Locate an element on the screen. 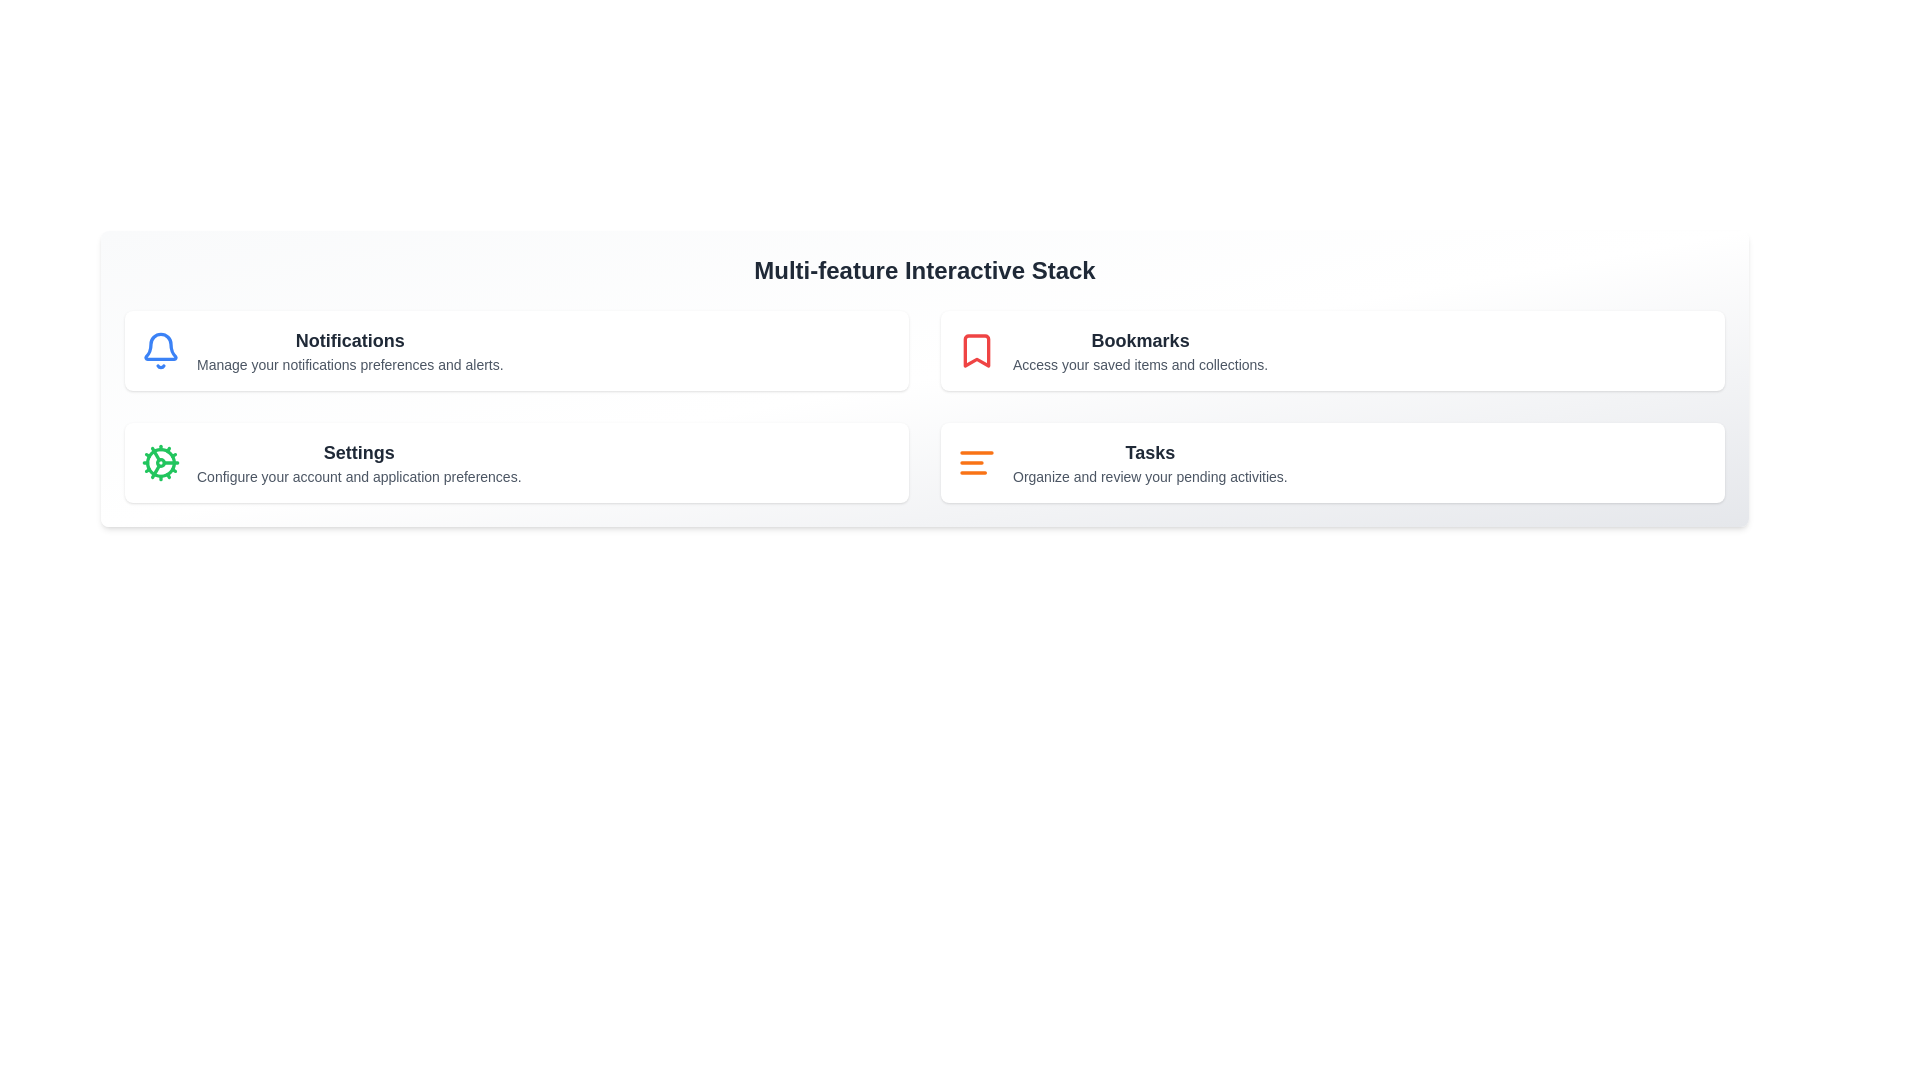 This screenshot has height=1080, width=1920. the circular component of the cogwheel icon which has a green border and a central white area, located in the 'Settings' section is located at coordinates (161, 462).